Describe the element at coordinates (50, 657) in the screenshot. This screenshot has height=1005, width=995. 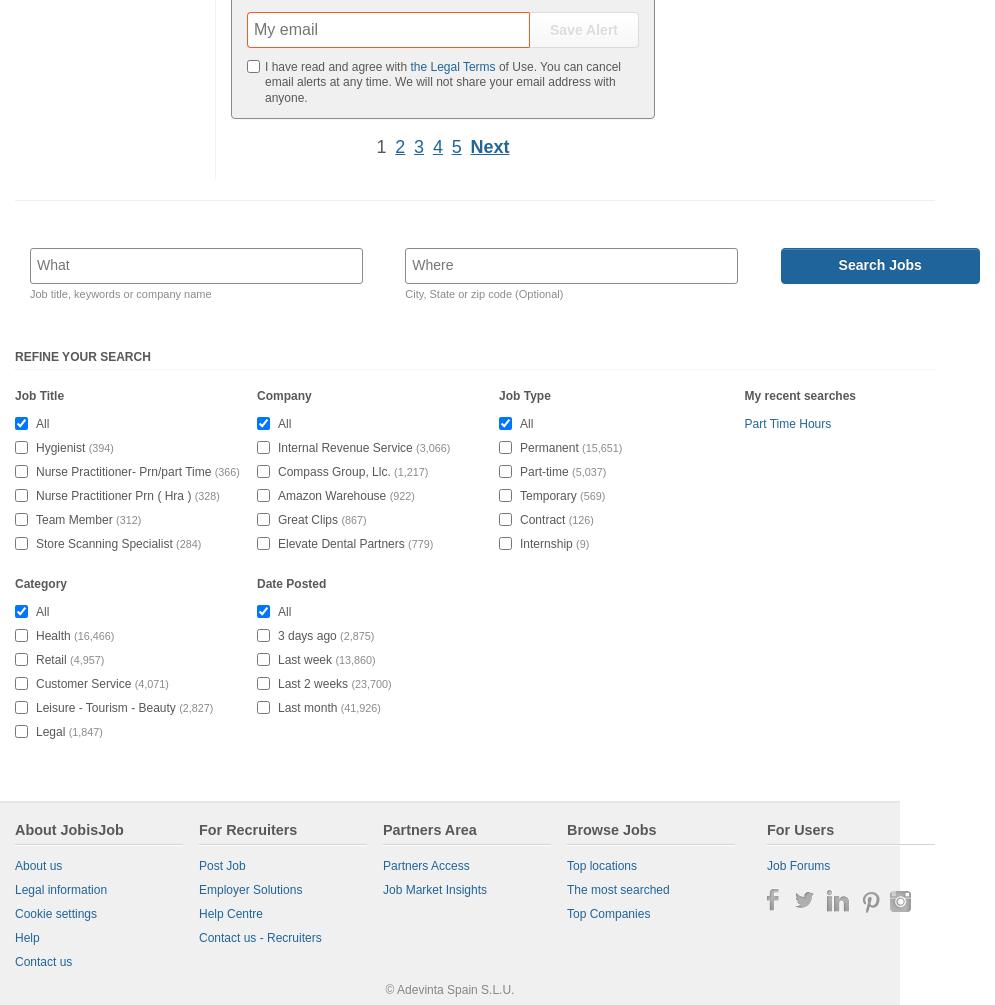
I see `'Retail'` at that location.